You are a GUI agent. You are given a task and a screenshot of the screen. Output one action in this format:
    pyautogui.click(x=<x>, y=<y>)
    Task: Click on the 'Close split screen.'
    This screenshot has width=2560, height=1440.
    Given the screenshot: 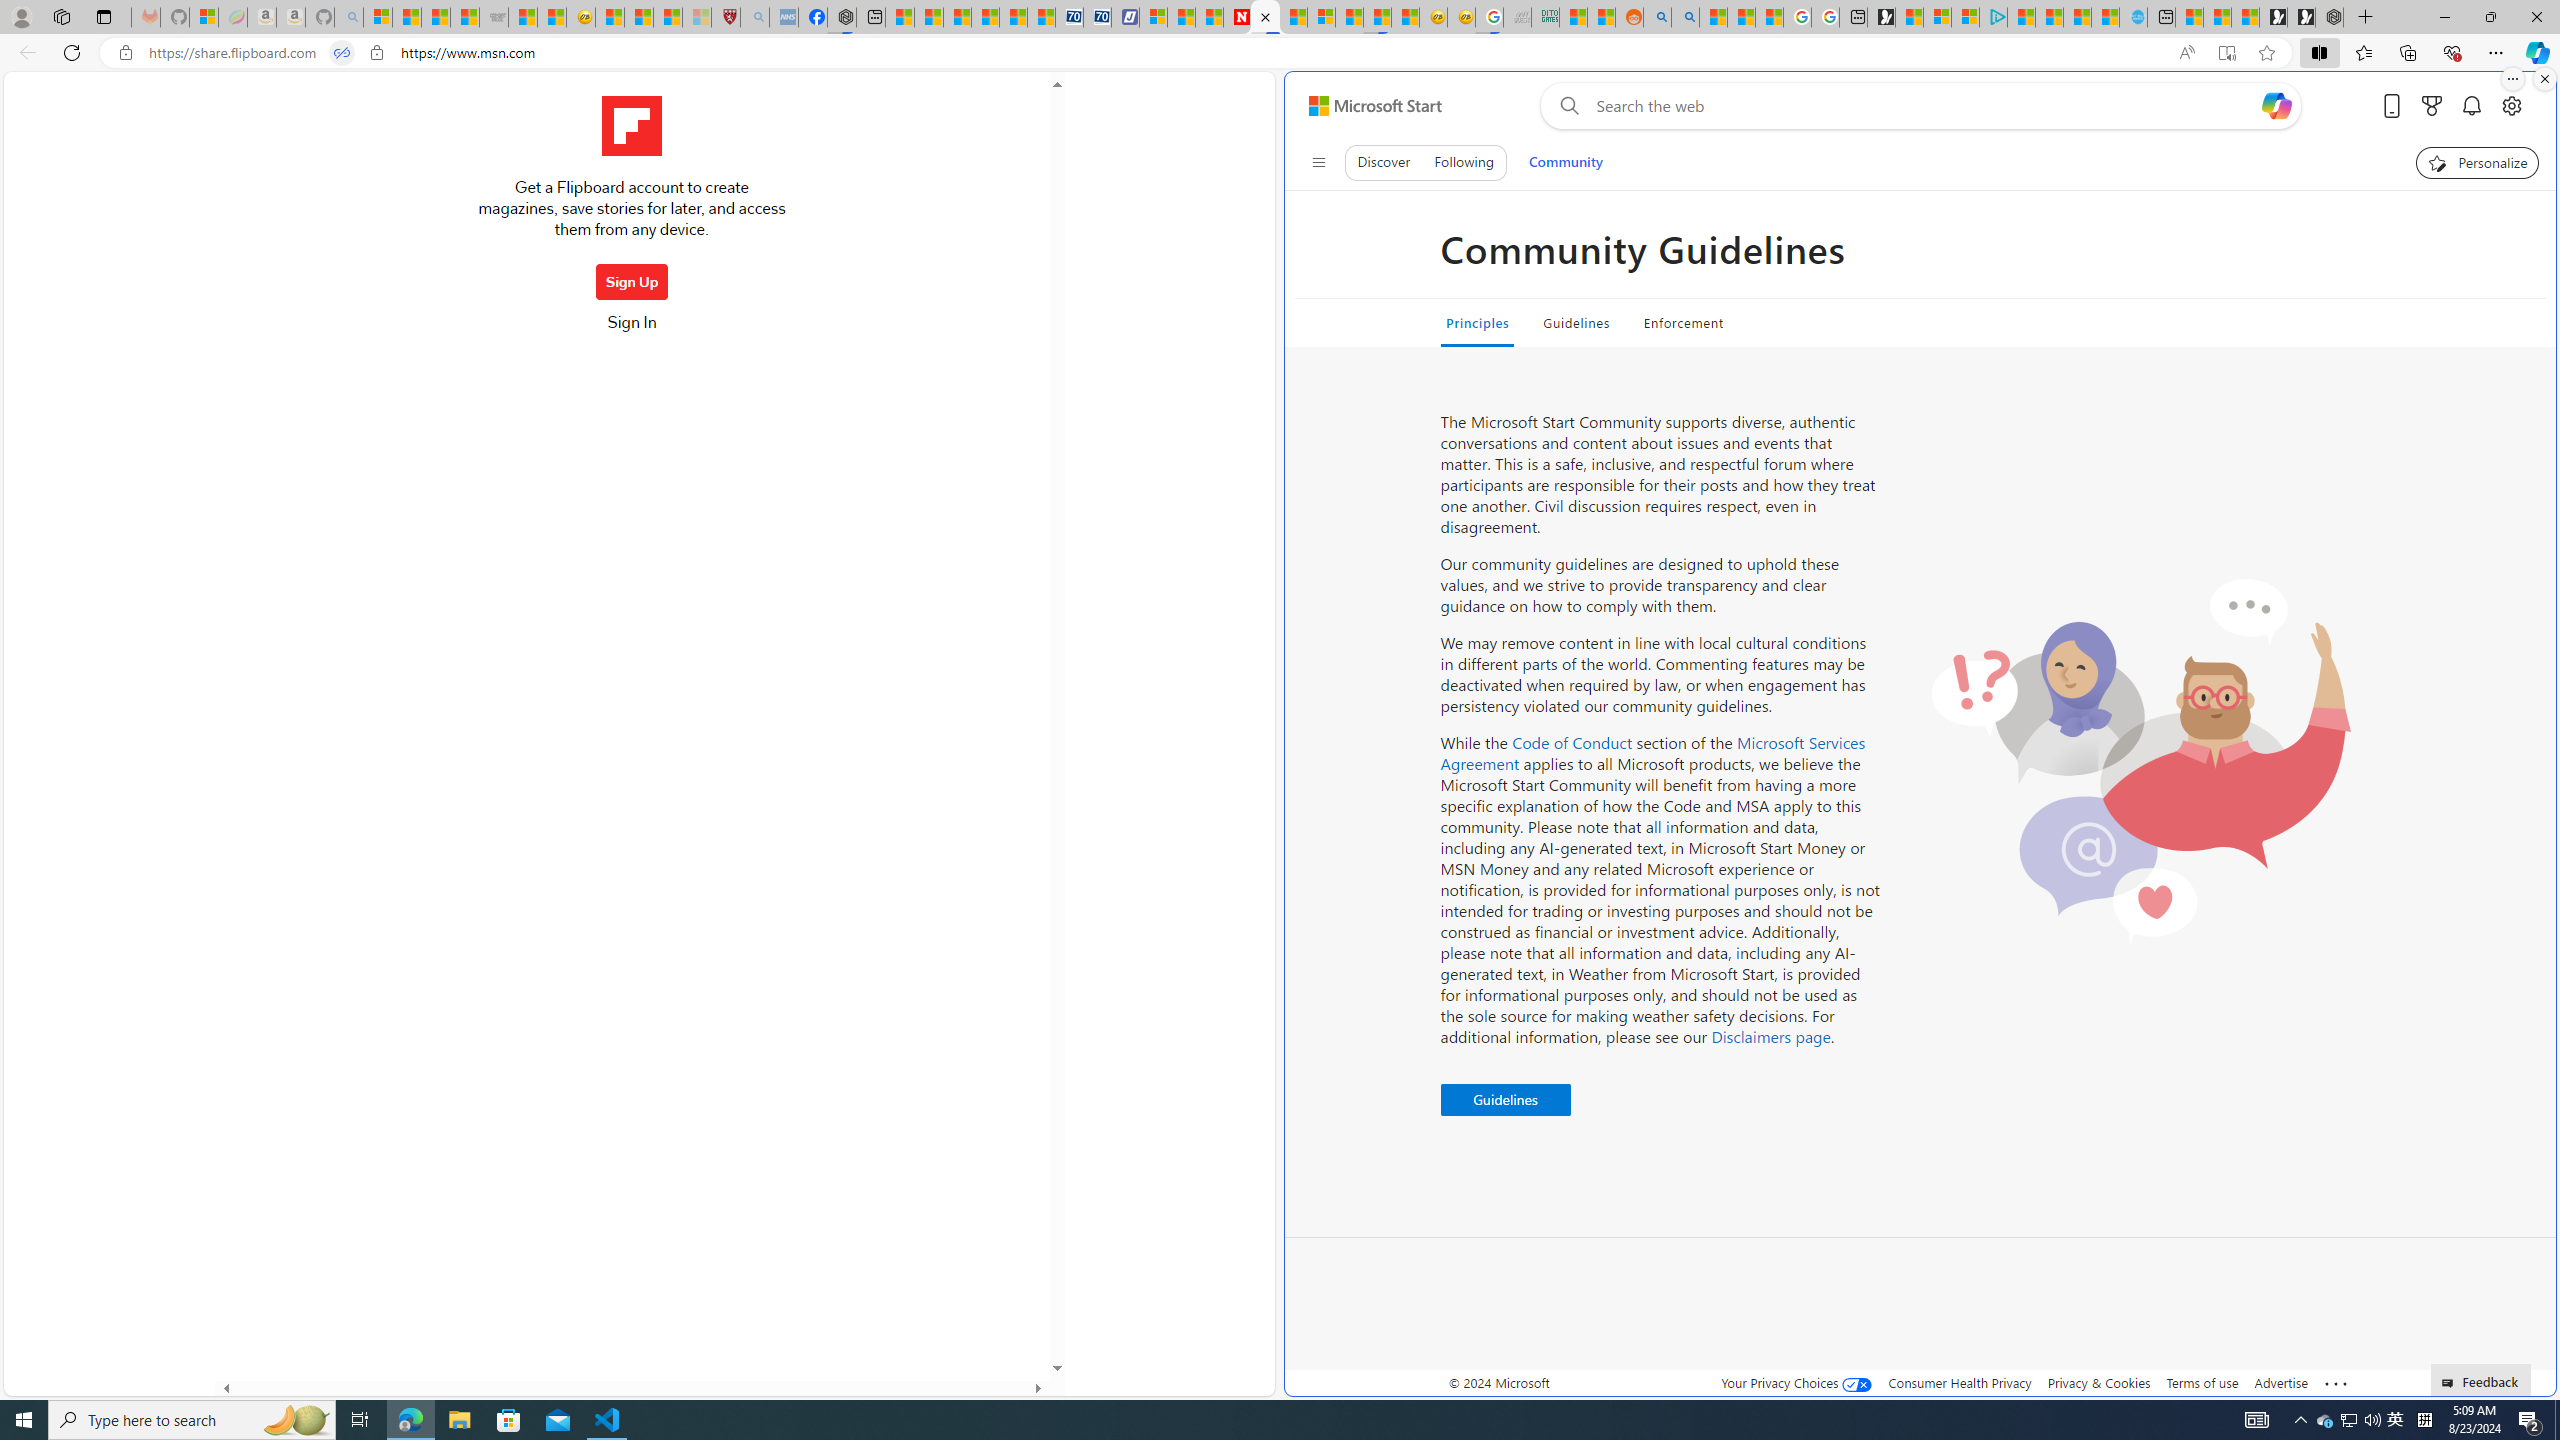 What is the action you would take?
    pyautogui.click(x=2543, y=78)
    